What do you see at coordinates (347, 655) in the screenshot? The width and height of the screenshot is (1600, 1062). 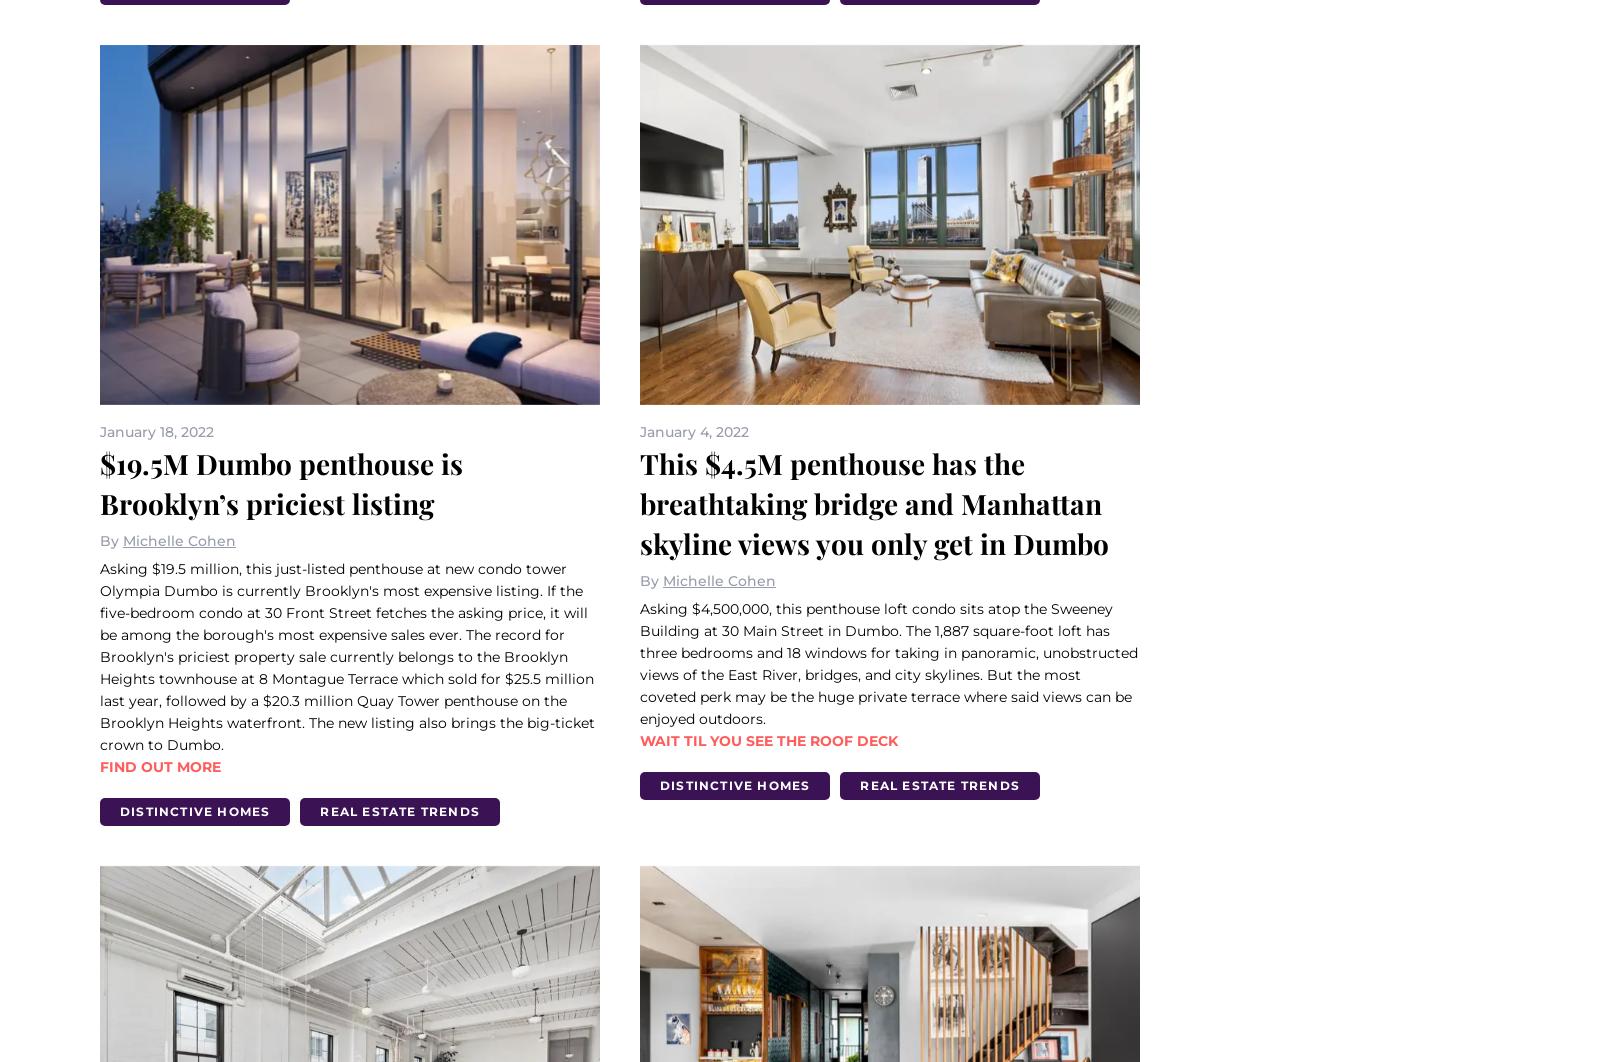 I see `'Asking $19.5 million, this just-listed penthouse at new condo tower Olympia Dumbo is currently Brooklyn's most expensive listing. If the five-bedroom condo at 30 Front Street fetches the asking price, it will be among the borough's most expensive sales ever. The record for Brooklyn's priciest property sale currently belongs to the Brooklyn Heights townhouse at 8 Montague Terrace which sold for $25.5 million last year, followed by a $20.3 million Quay Tower penthouse on the Brooklyn Heights waterfront. The new listing also brings the big-ticket crown to Dumbo.'` at bounding box center [347, 655].